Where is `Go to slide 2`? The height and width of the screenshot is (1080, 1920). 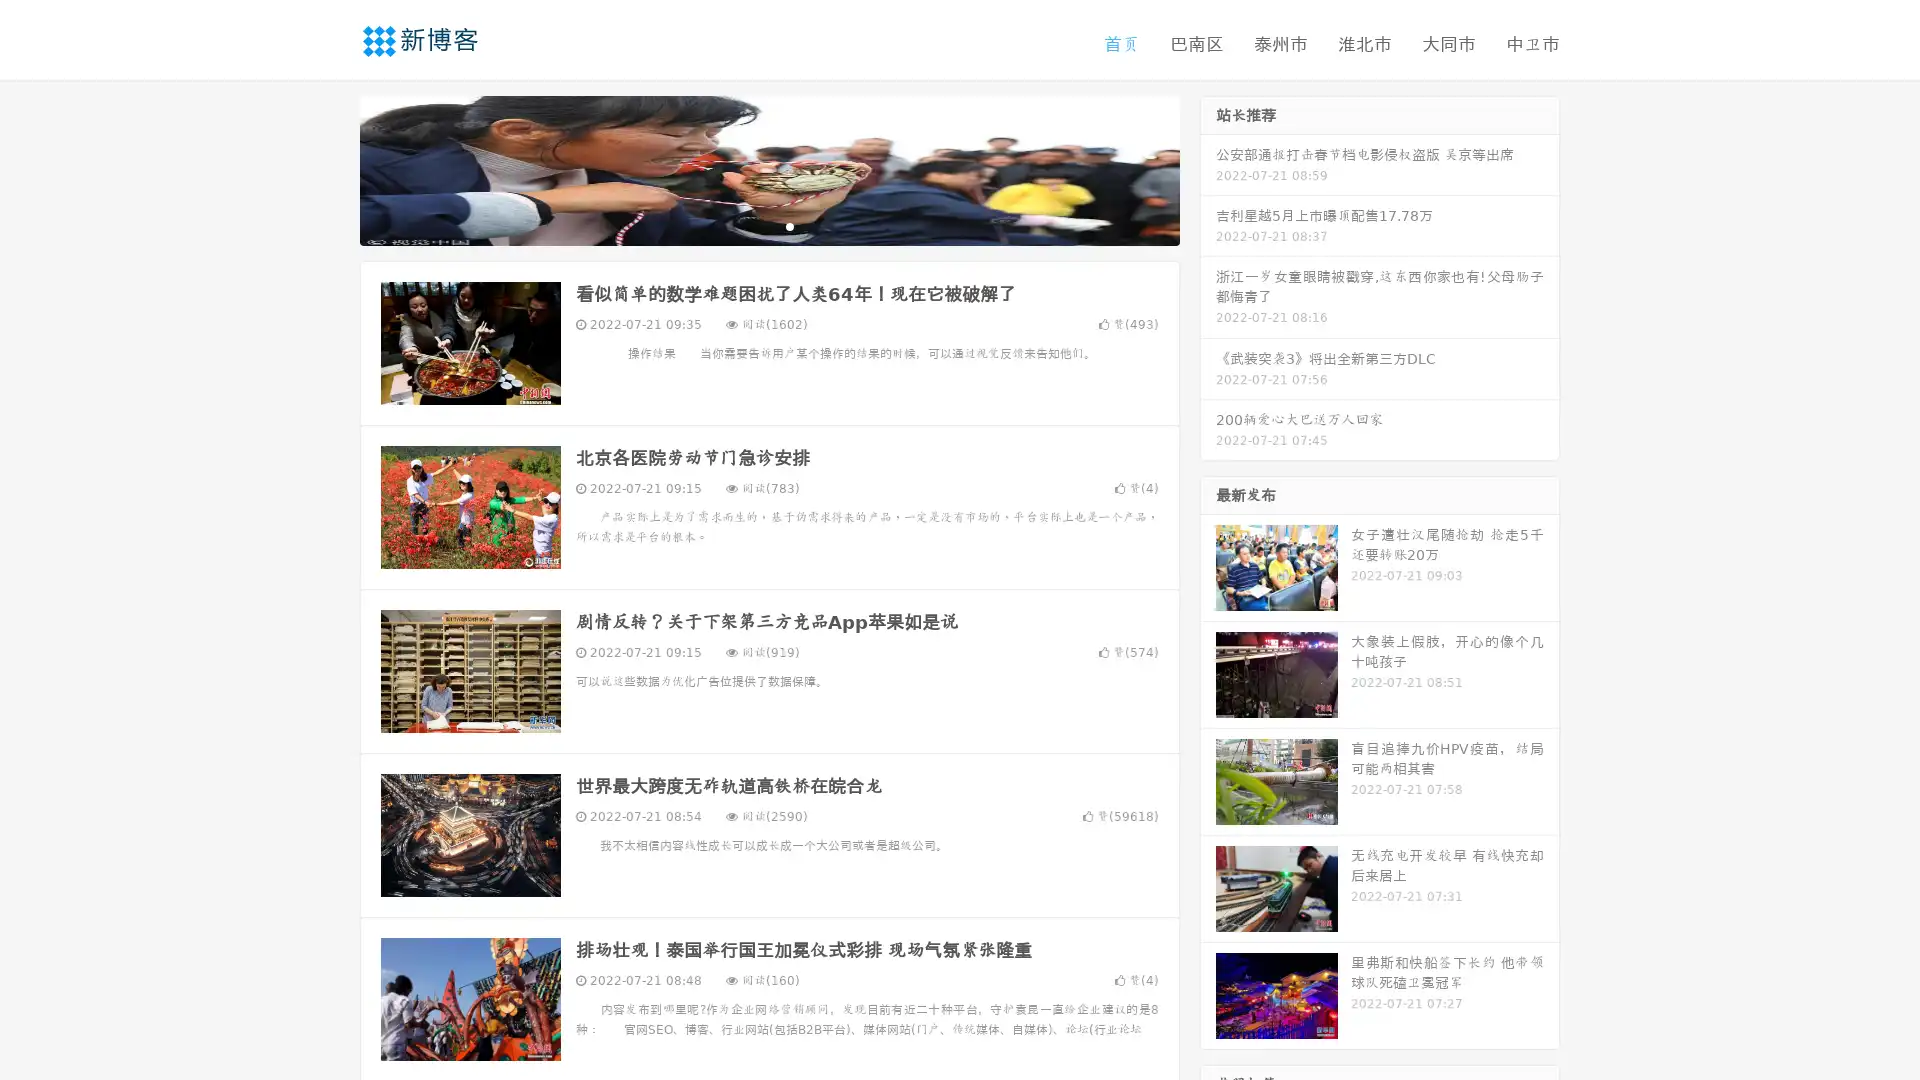 Go to slide 2 is located at coordinates (768, 225).